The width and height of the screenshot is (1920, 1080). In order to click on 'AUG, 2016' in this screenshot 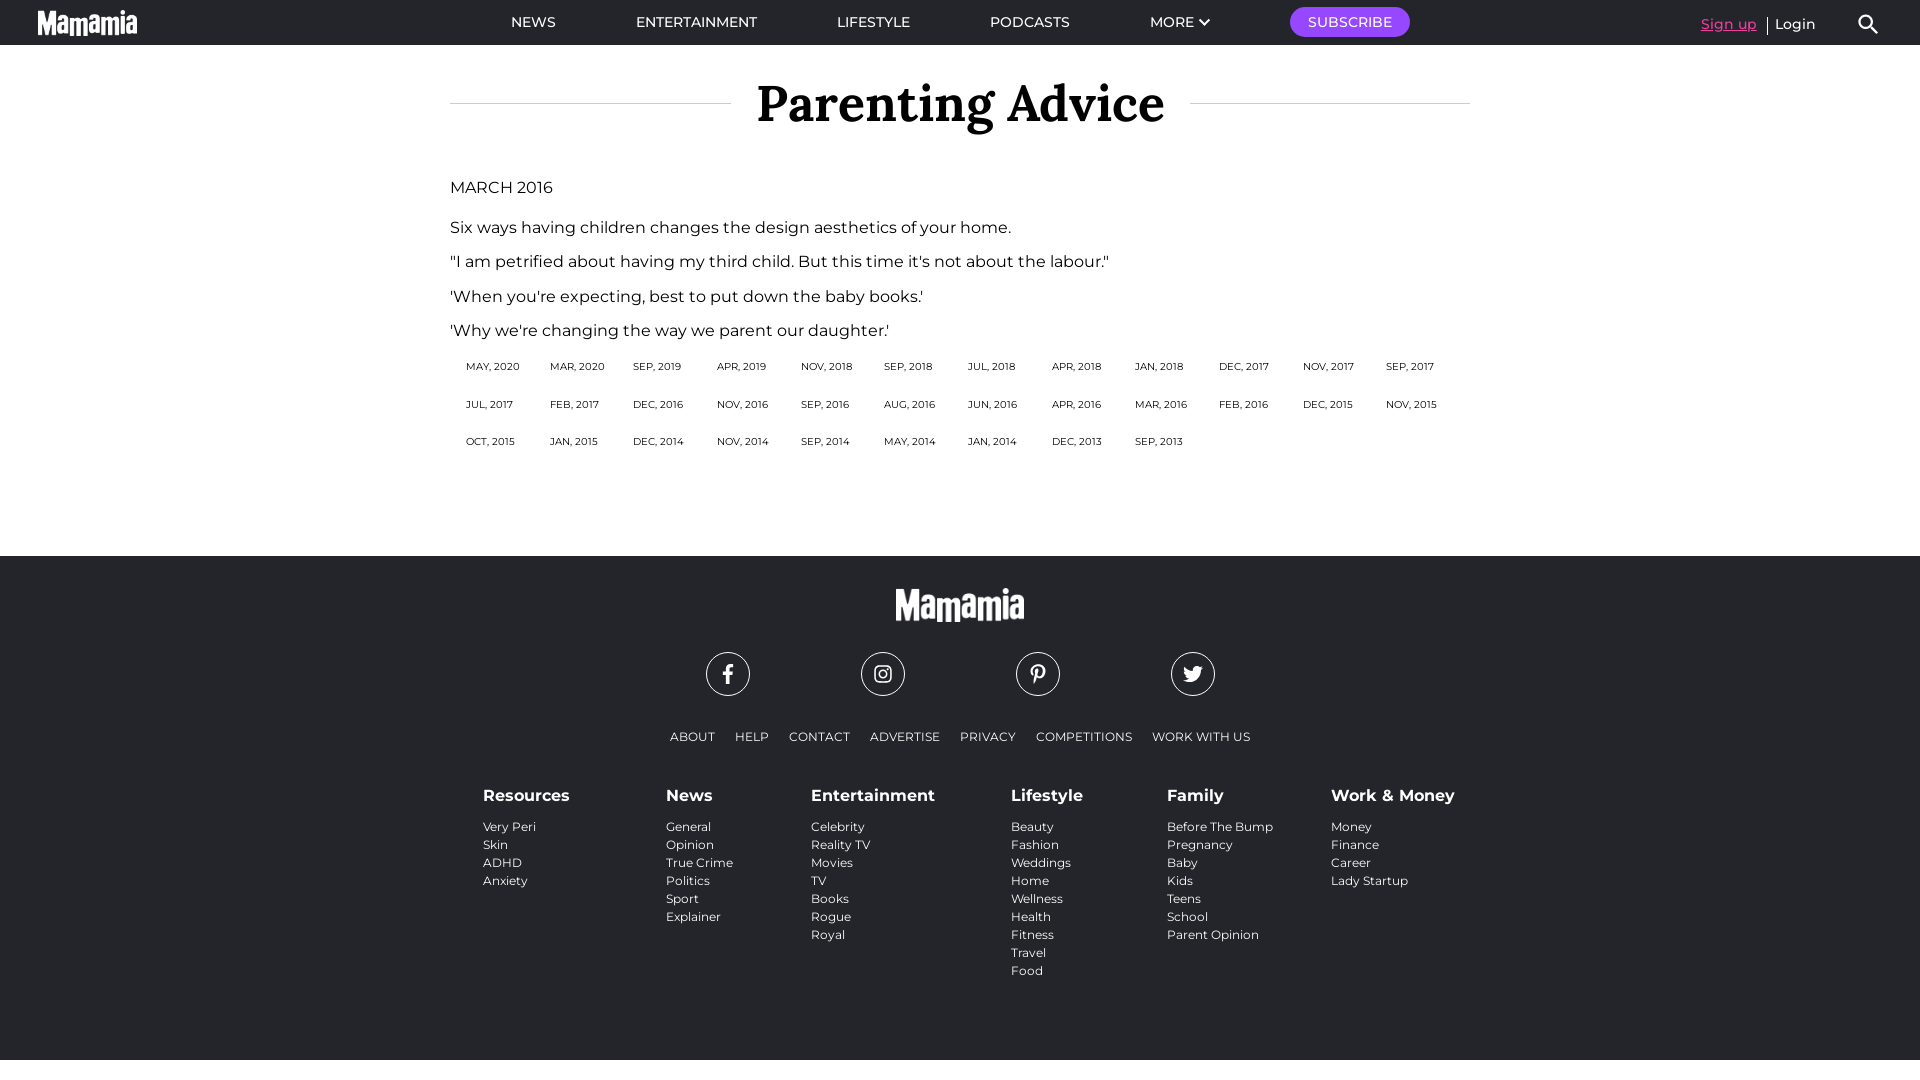, I will do `click(882, 404)`.